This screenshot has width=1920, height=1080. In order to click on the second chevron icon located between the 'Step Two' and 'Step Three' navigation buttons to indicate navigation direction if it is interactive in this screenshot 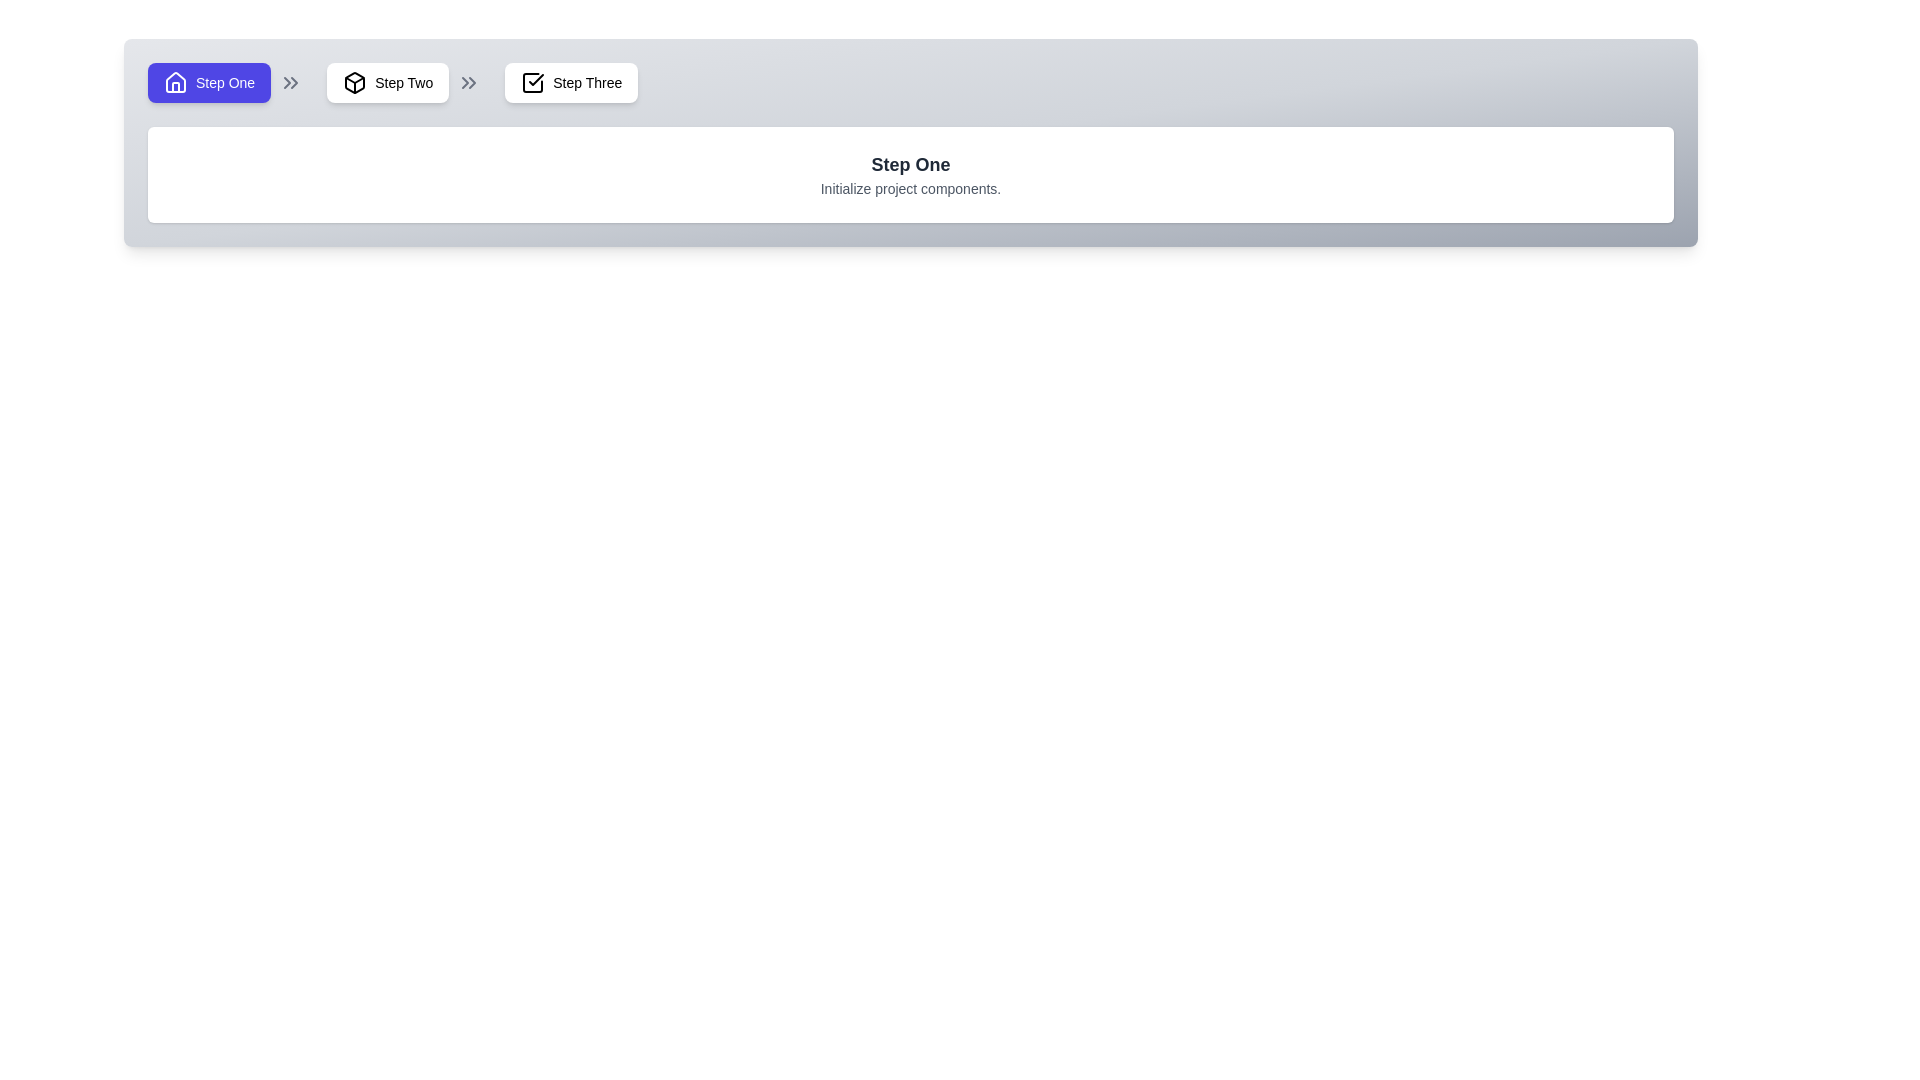, I will do `click(471, 82)`.